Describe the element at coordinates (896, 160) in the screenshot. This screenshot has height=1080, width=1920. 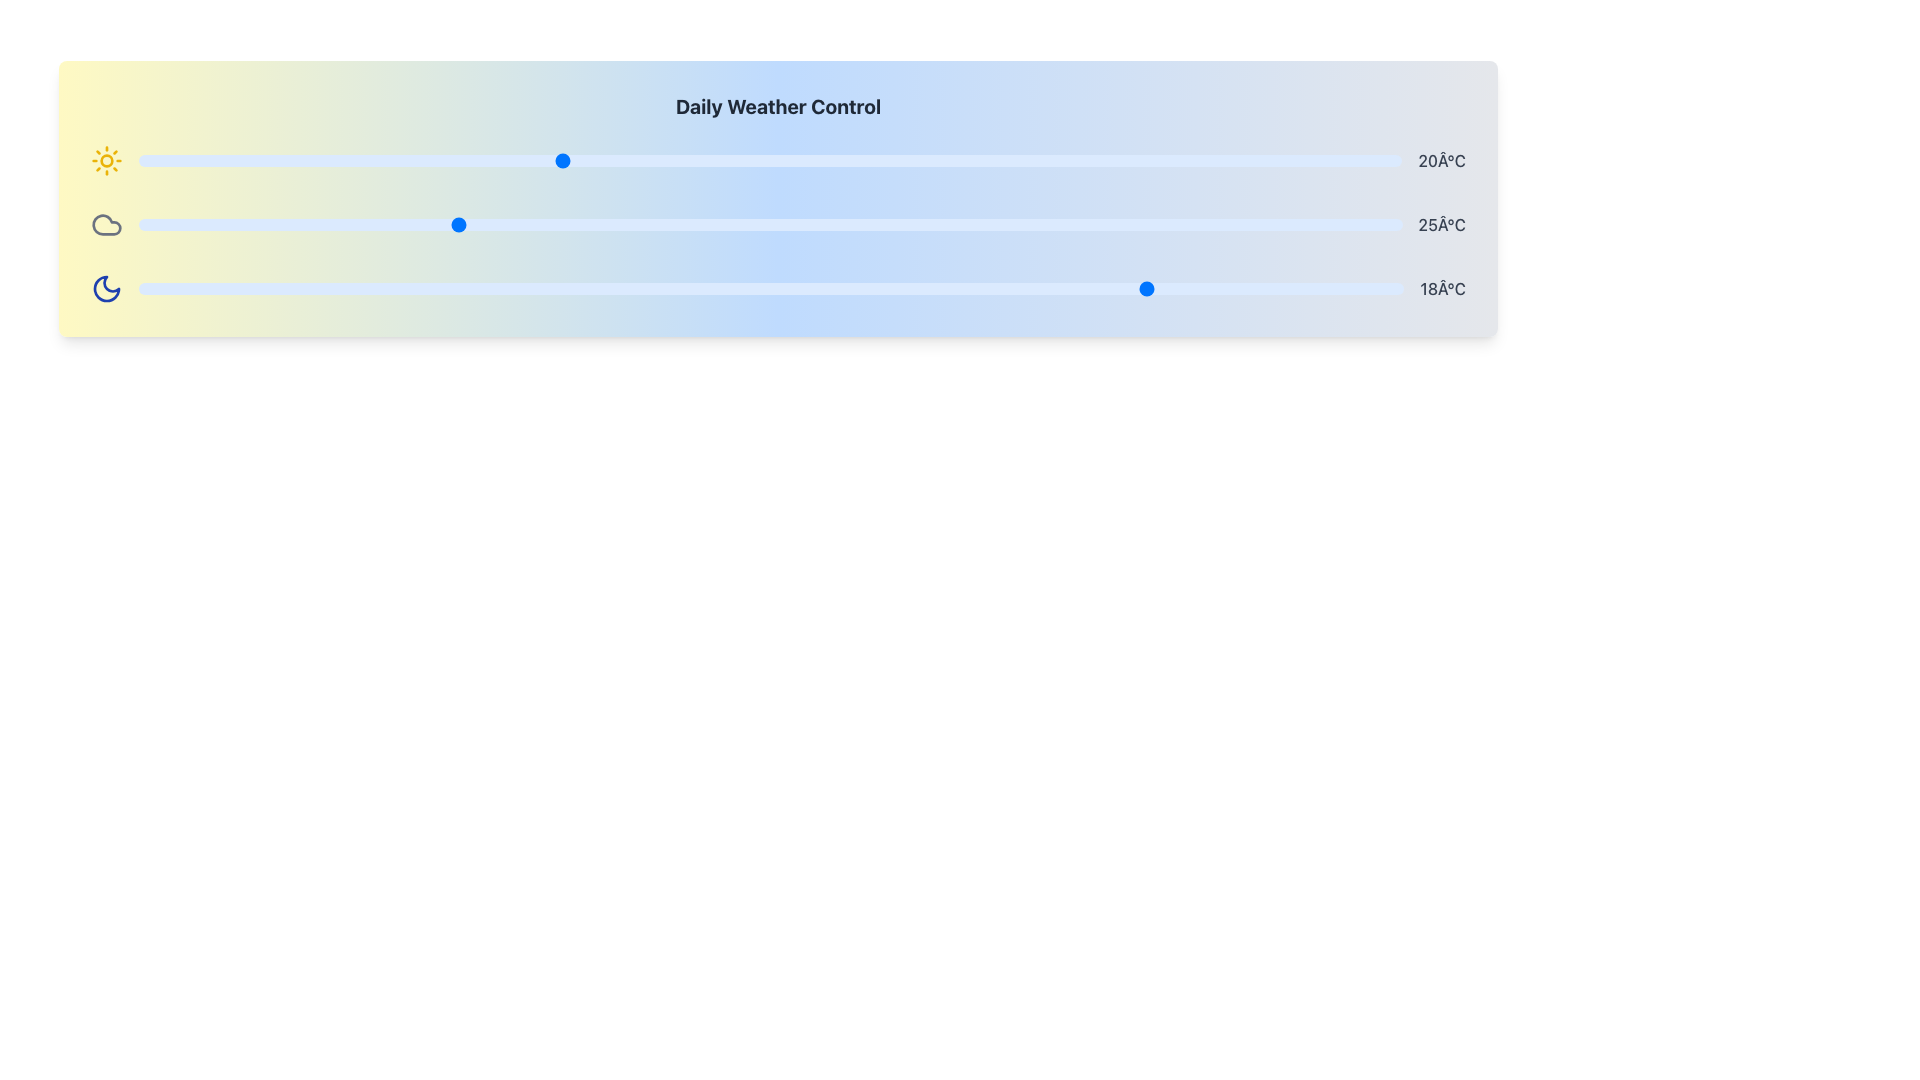
I see `the slider` at that location.